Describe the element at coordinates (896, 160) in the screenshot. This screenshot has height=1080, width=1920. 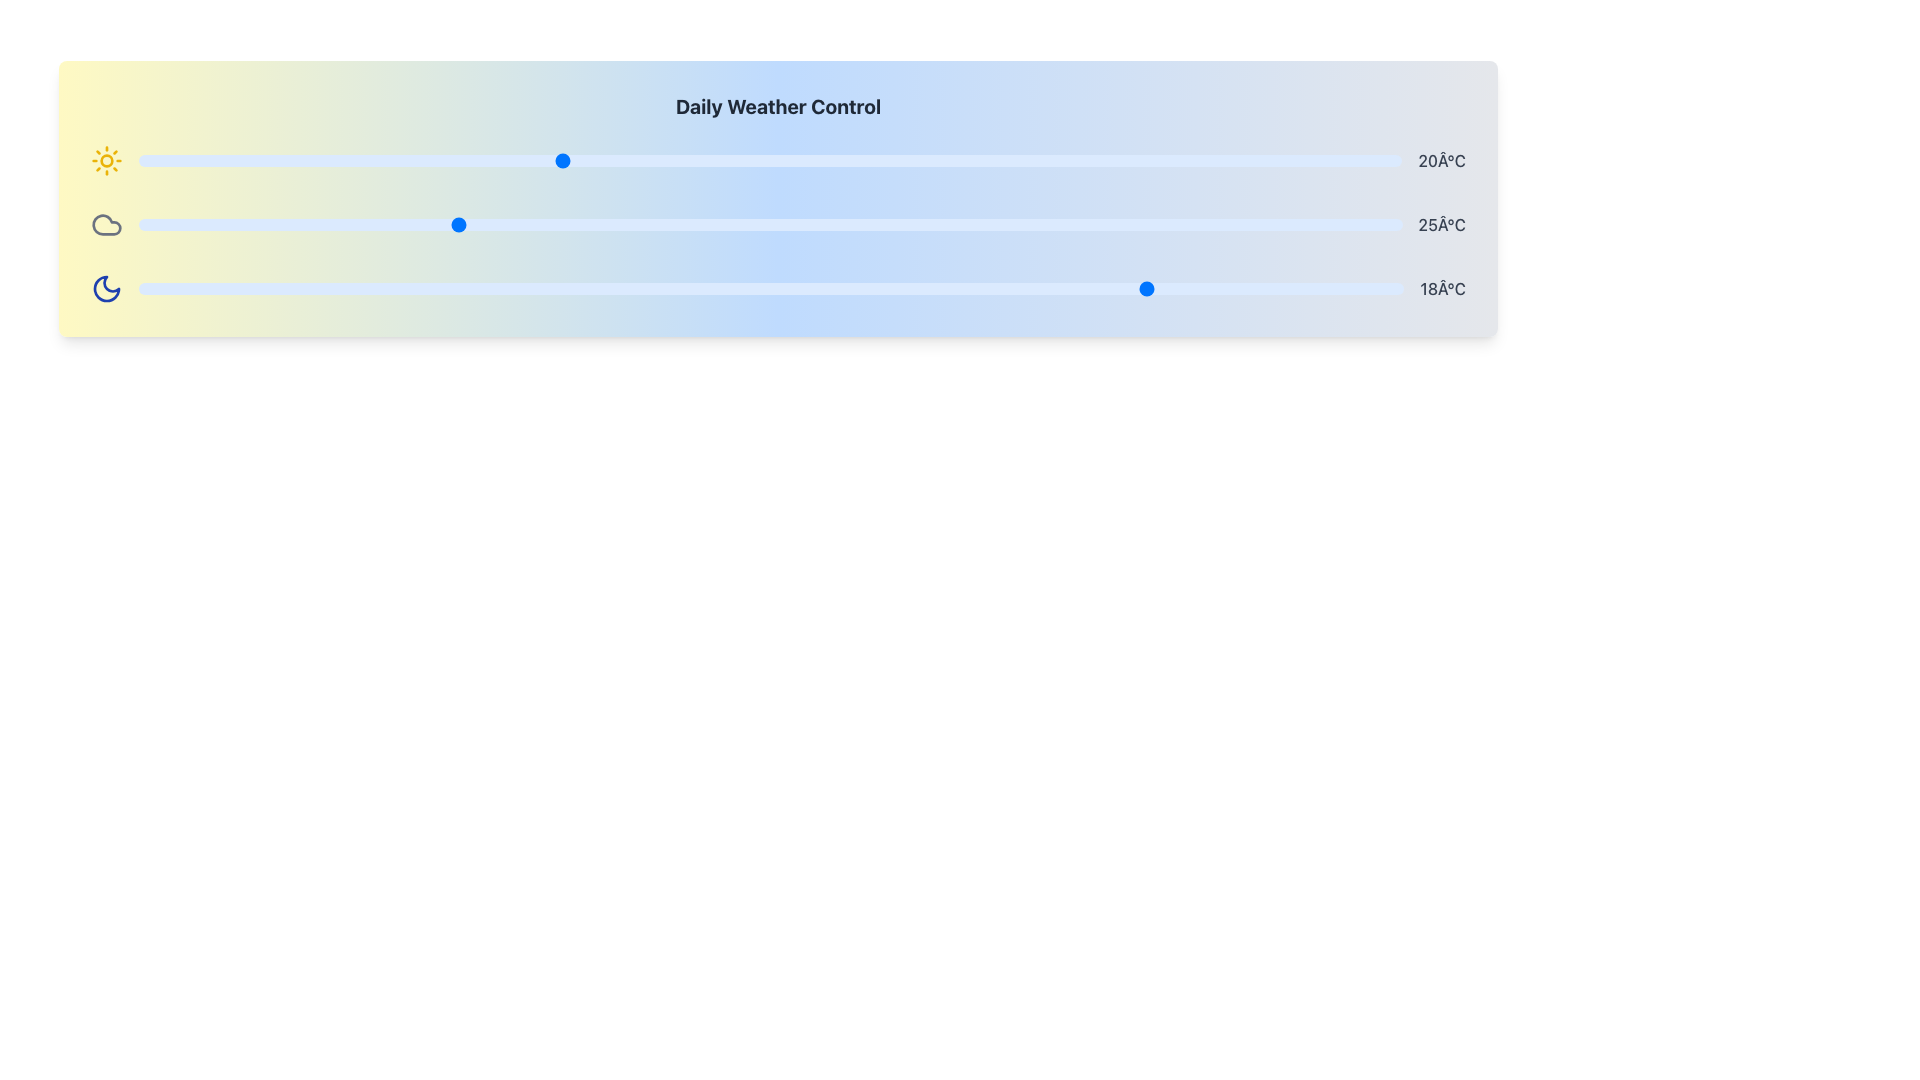
I see `the slider` at that location.